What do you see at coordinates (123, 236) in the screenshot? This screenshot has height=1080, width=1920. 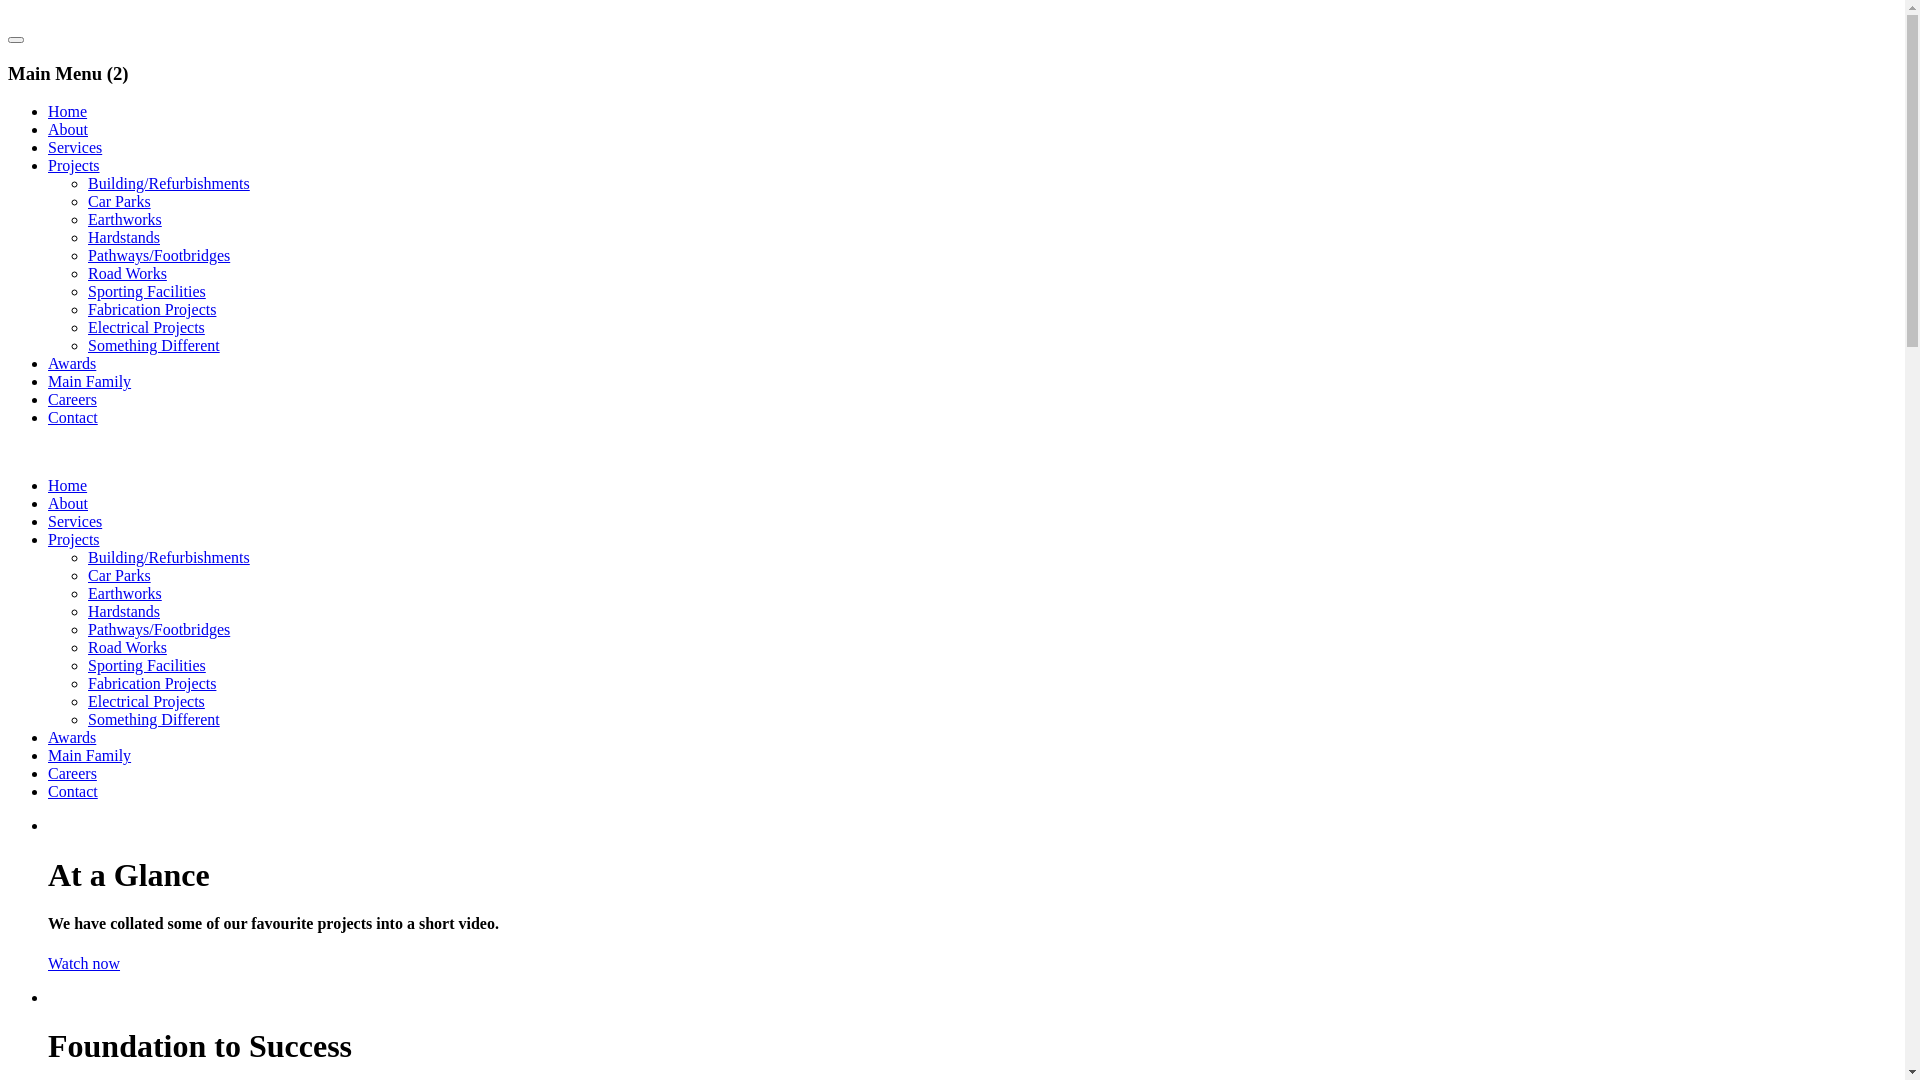 I see `'Hardstands'` at bounding box center [123, 236].